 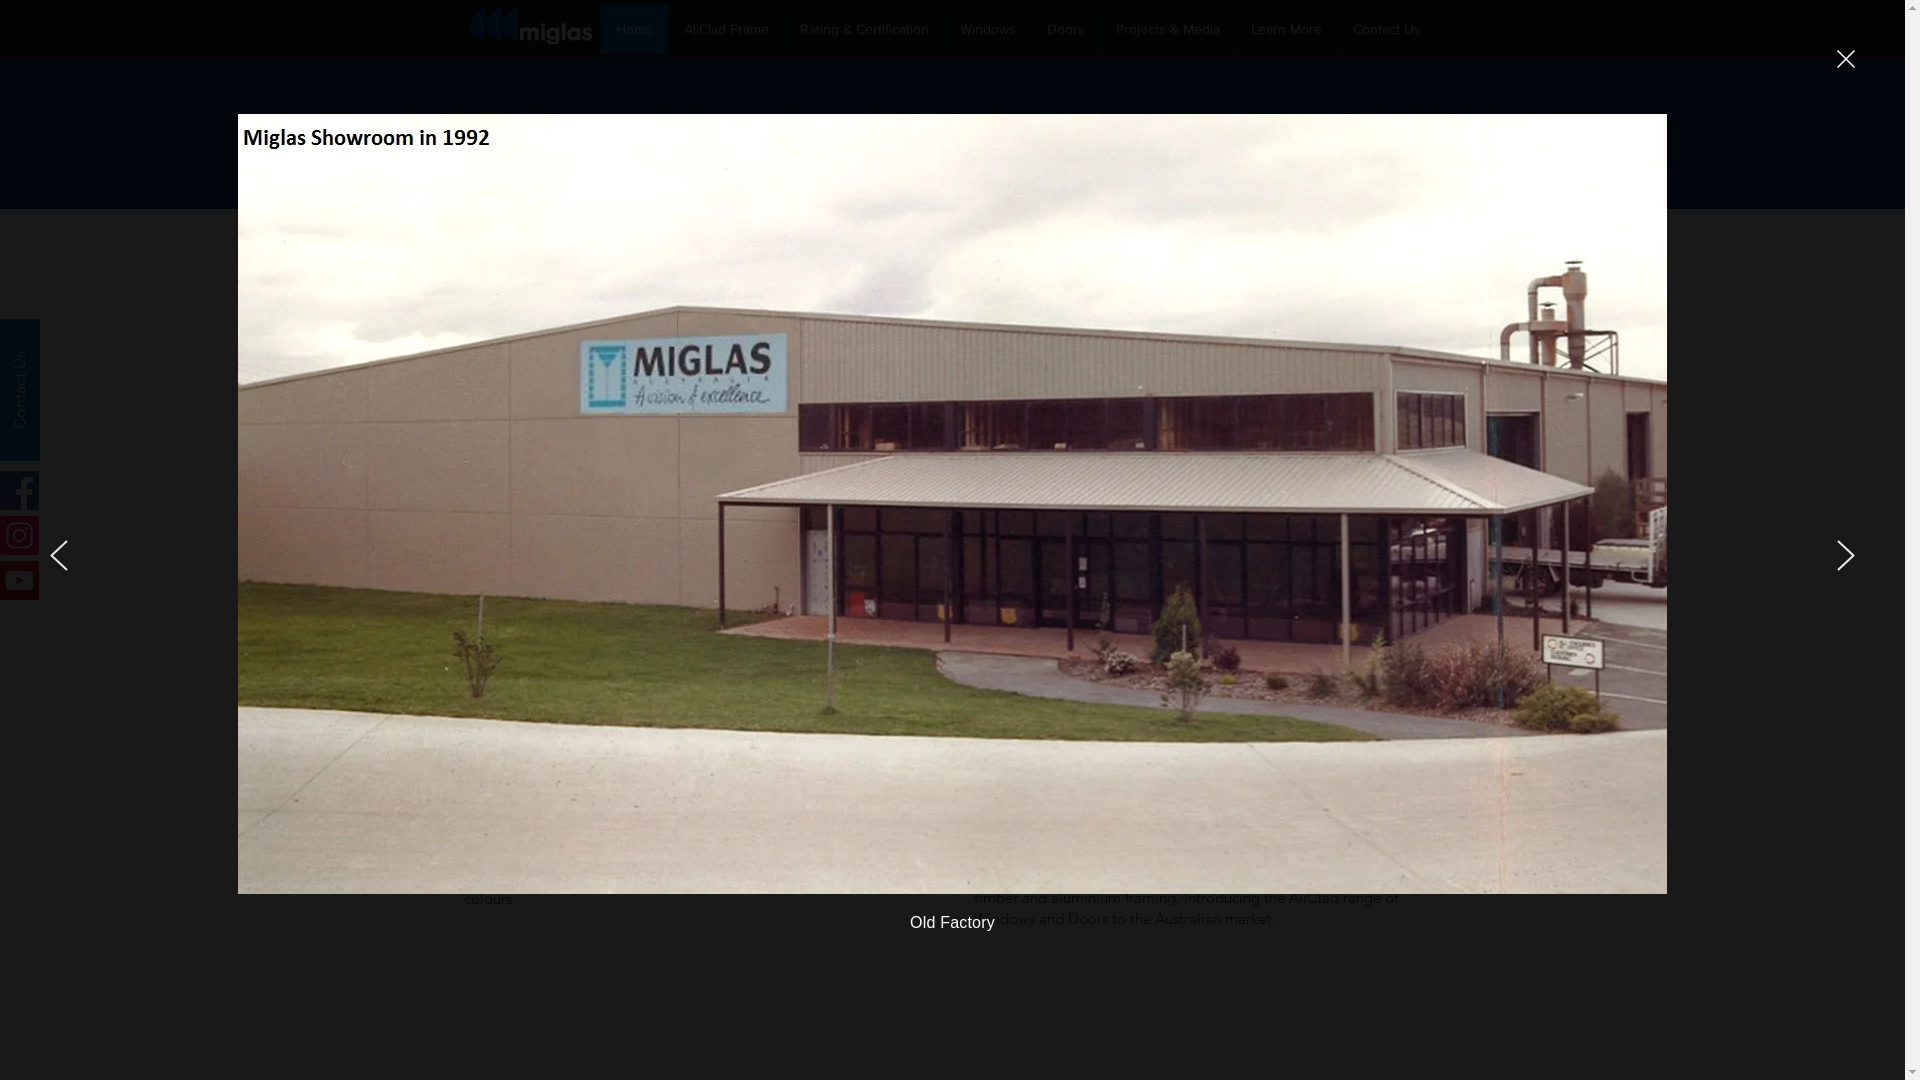 I want to click on 'Home', so click(x=632, y=29).